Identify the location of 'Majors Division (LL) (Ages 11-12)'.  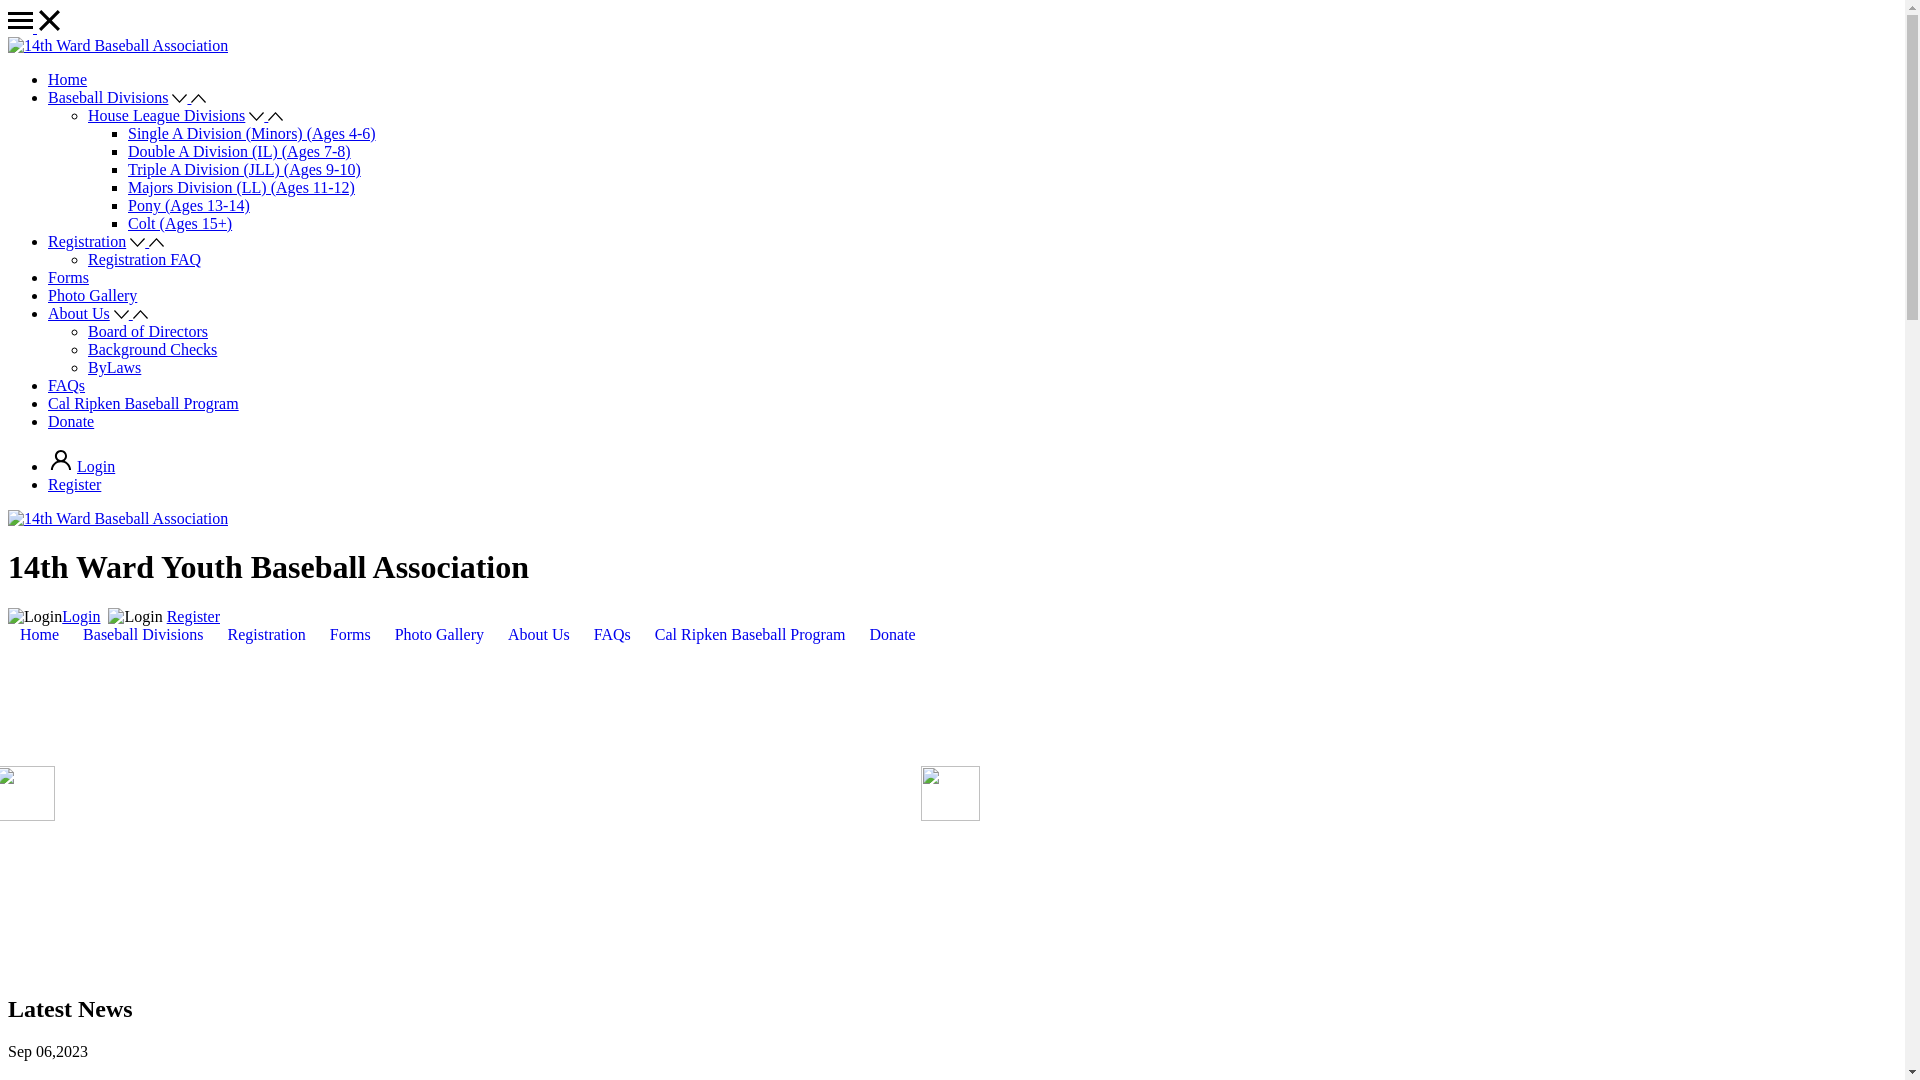
(240, 187).